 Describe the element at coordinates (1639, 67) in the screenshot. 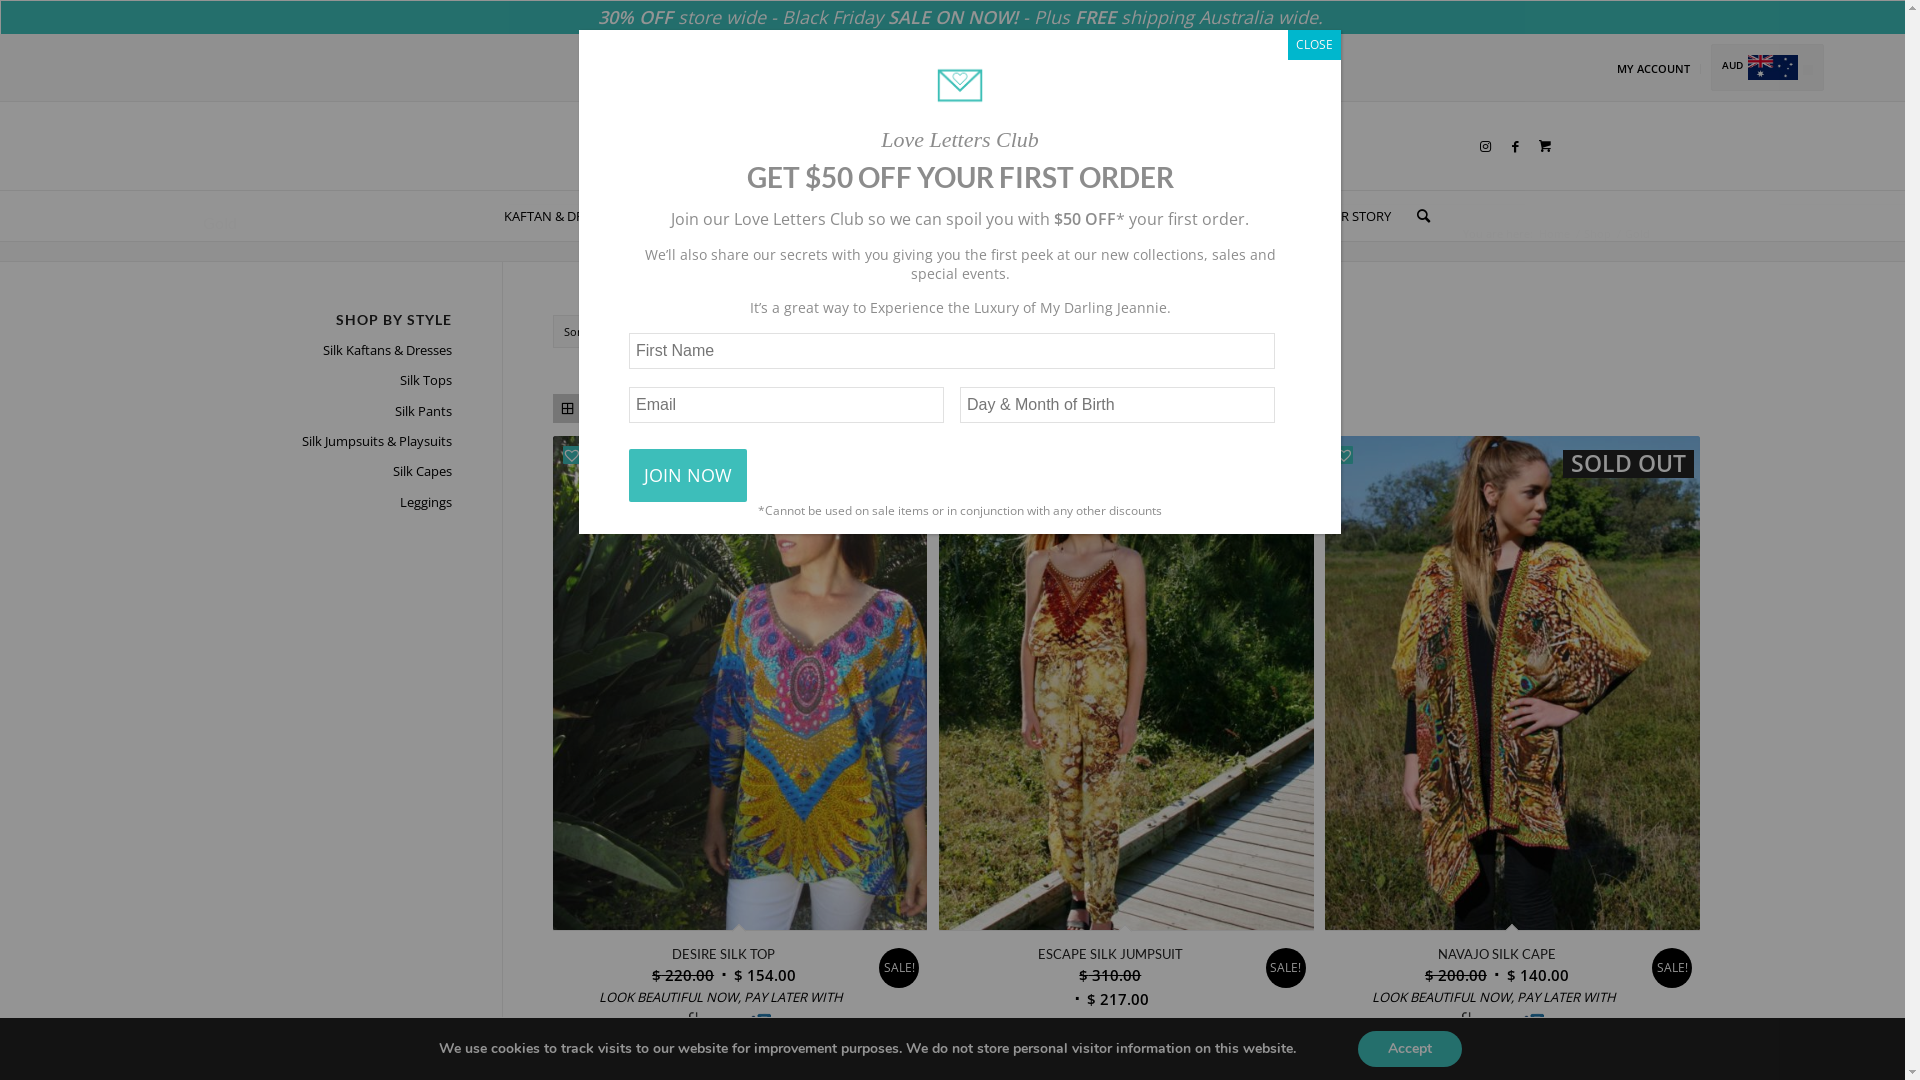

I see `'MY ACCOUNT'` at that location.